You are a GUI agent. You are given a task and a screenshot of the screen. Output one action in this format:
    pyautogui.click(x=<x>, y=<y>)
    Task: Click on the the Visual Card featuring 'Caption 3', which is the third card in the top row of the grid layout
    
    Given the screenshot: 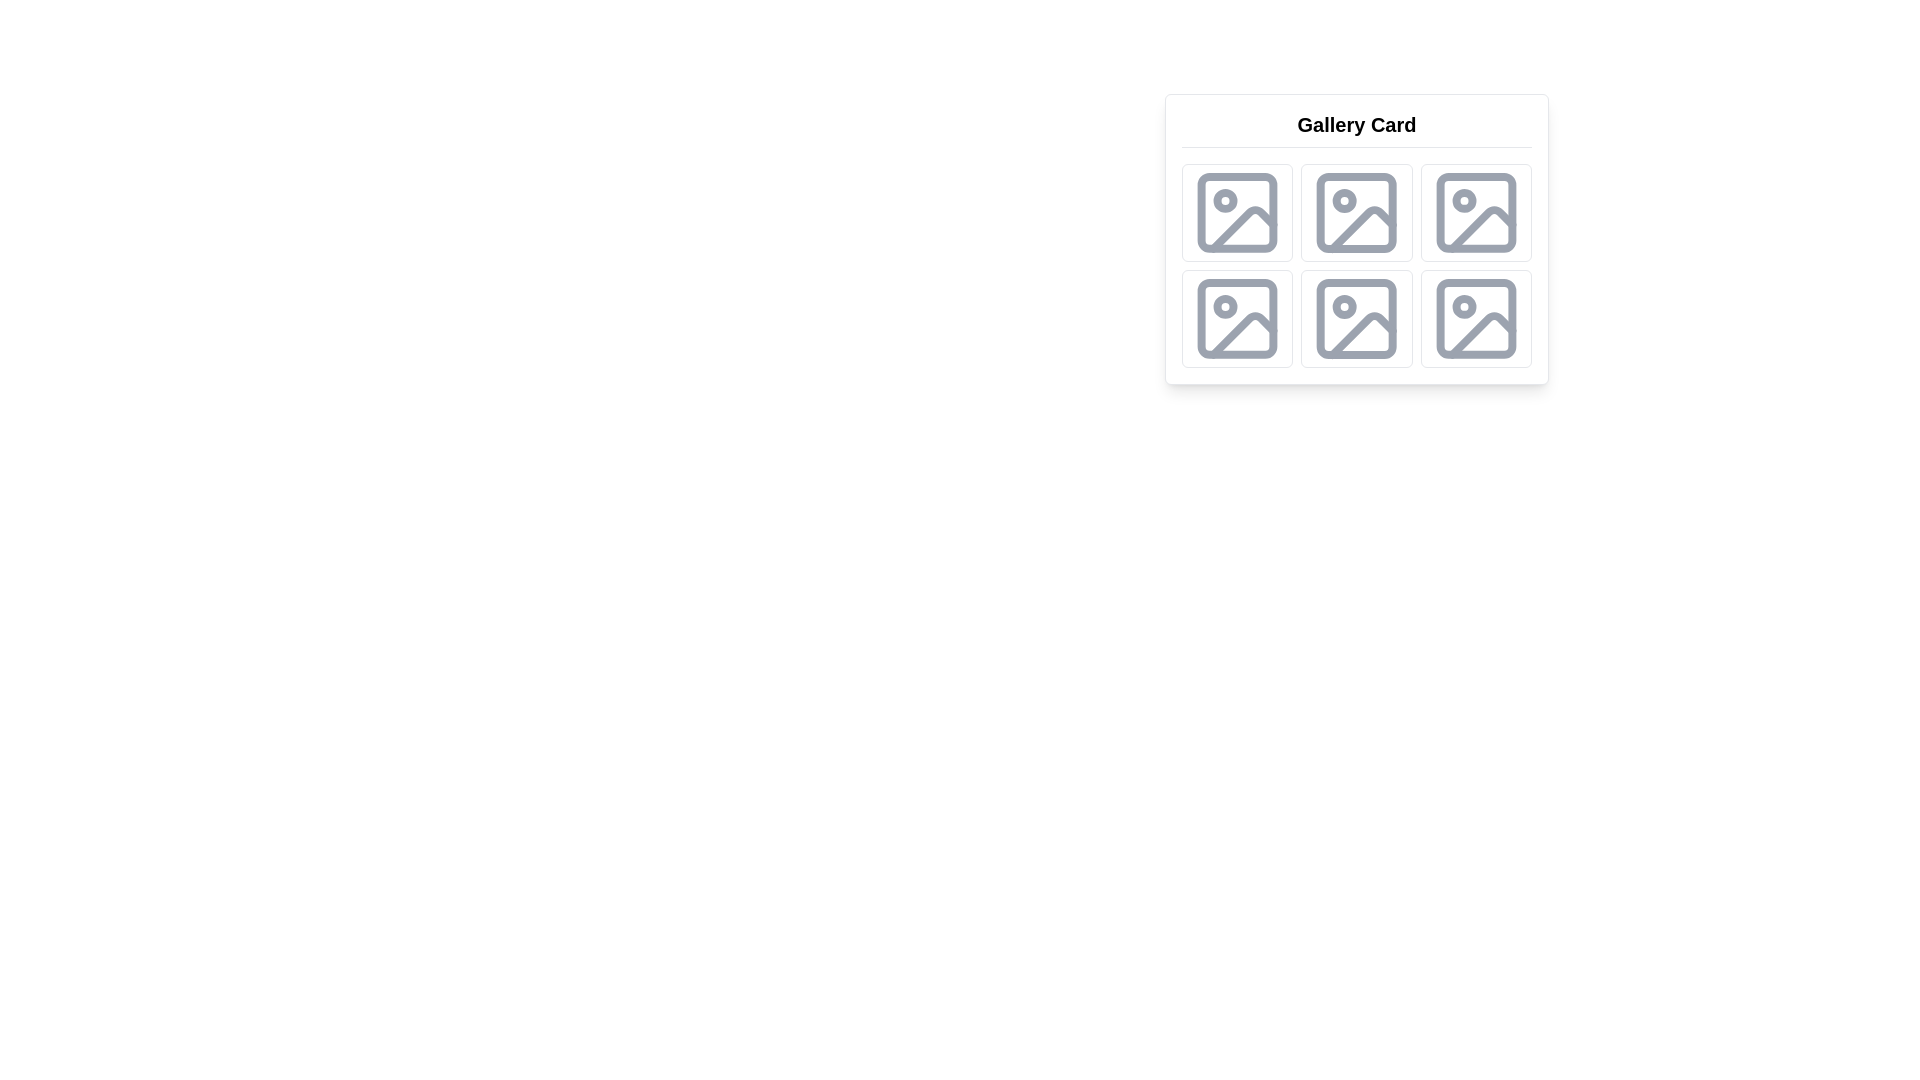 What is the action you would take?
    pyautogui.click(x=1476, y=212)
    